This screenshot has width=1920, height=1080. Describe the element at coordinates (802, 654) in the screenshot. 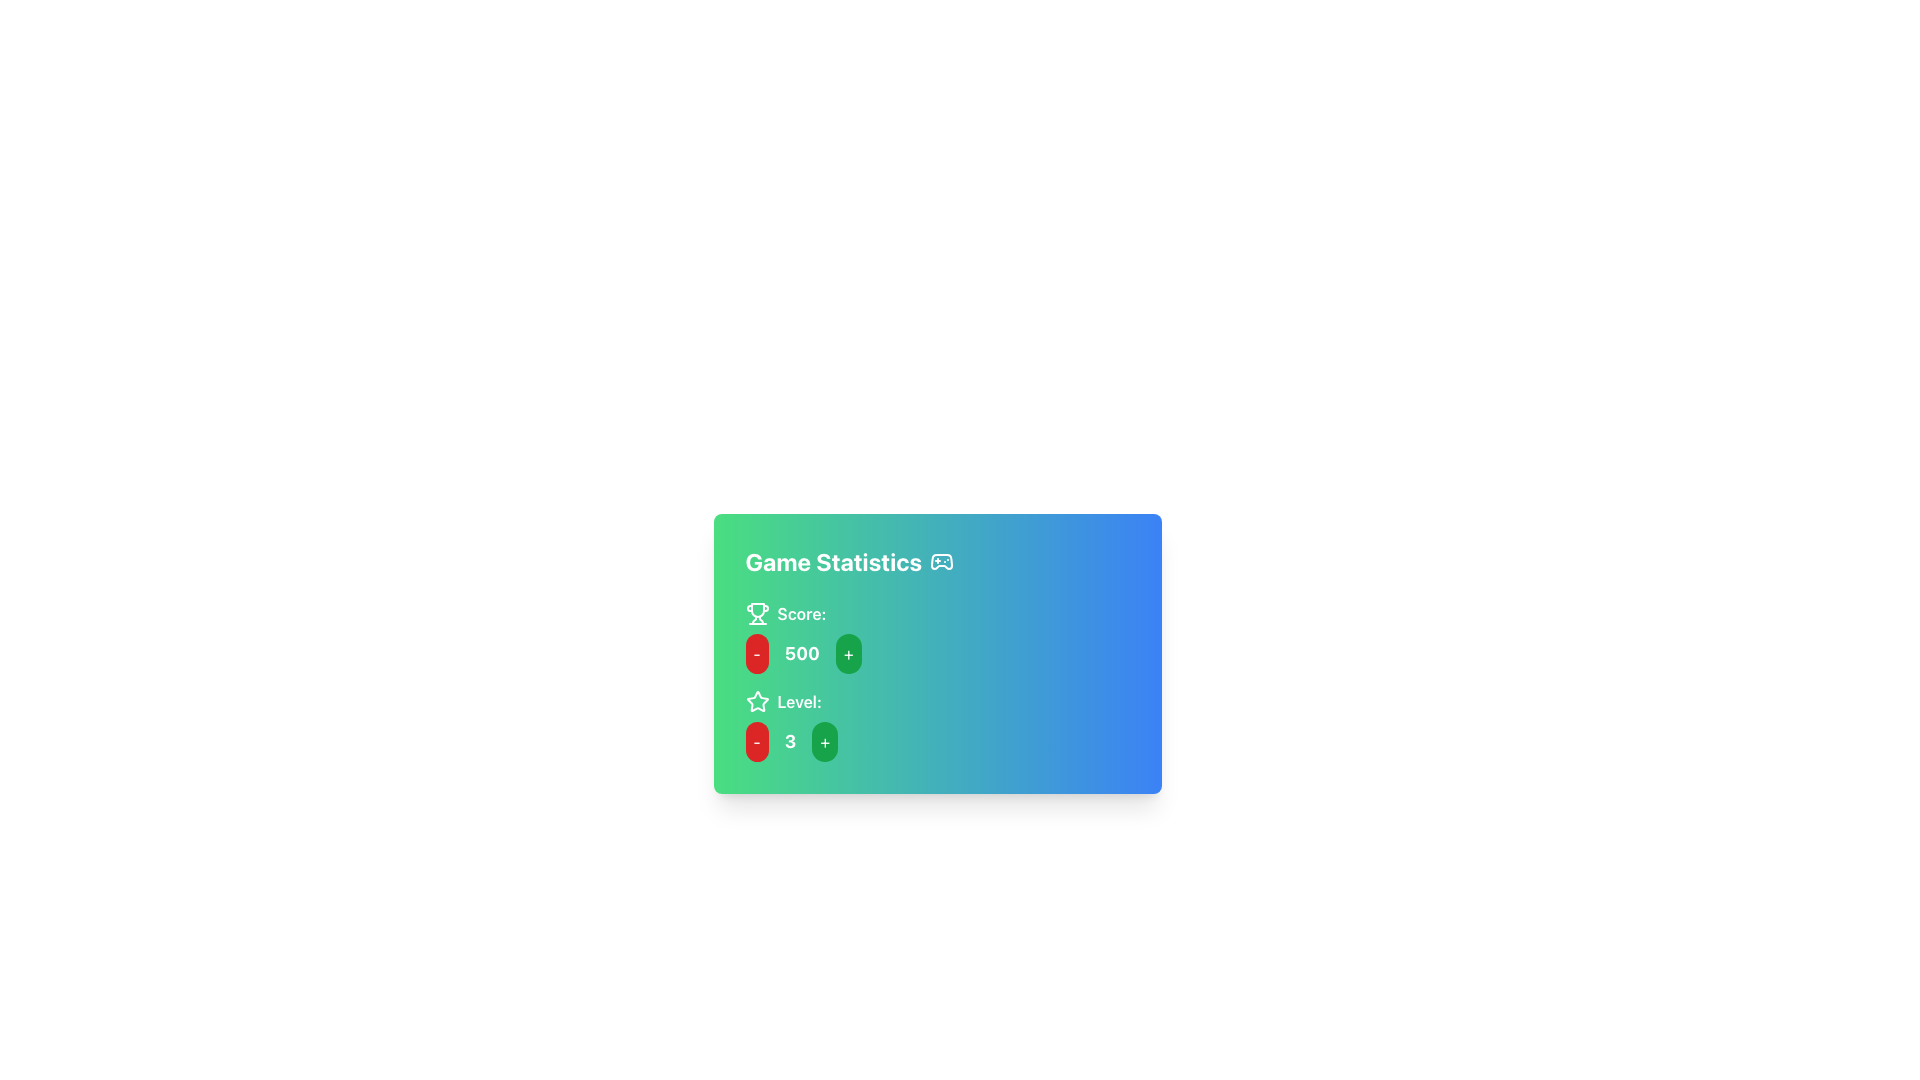

I see `the numeric value '500' displayed prominently in bold and large font under the section titled 'Score:'` at that location.